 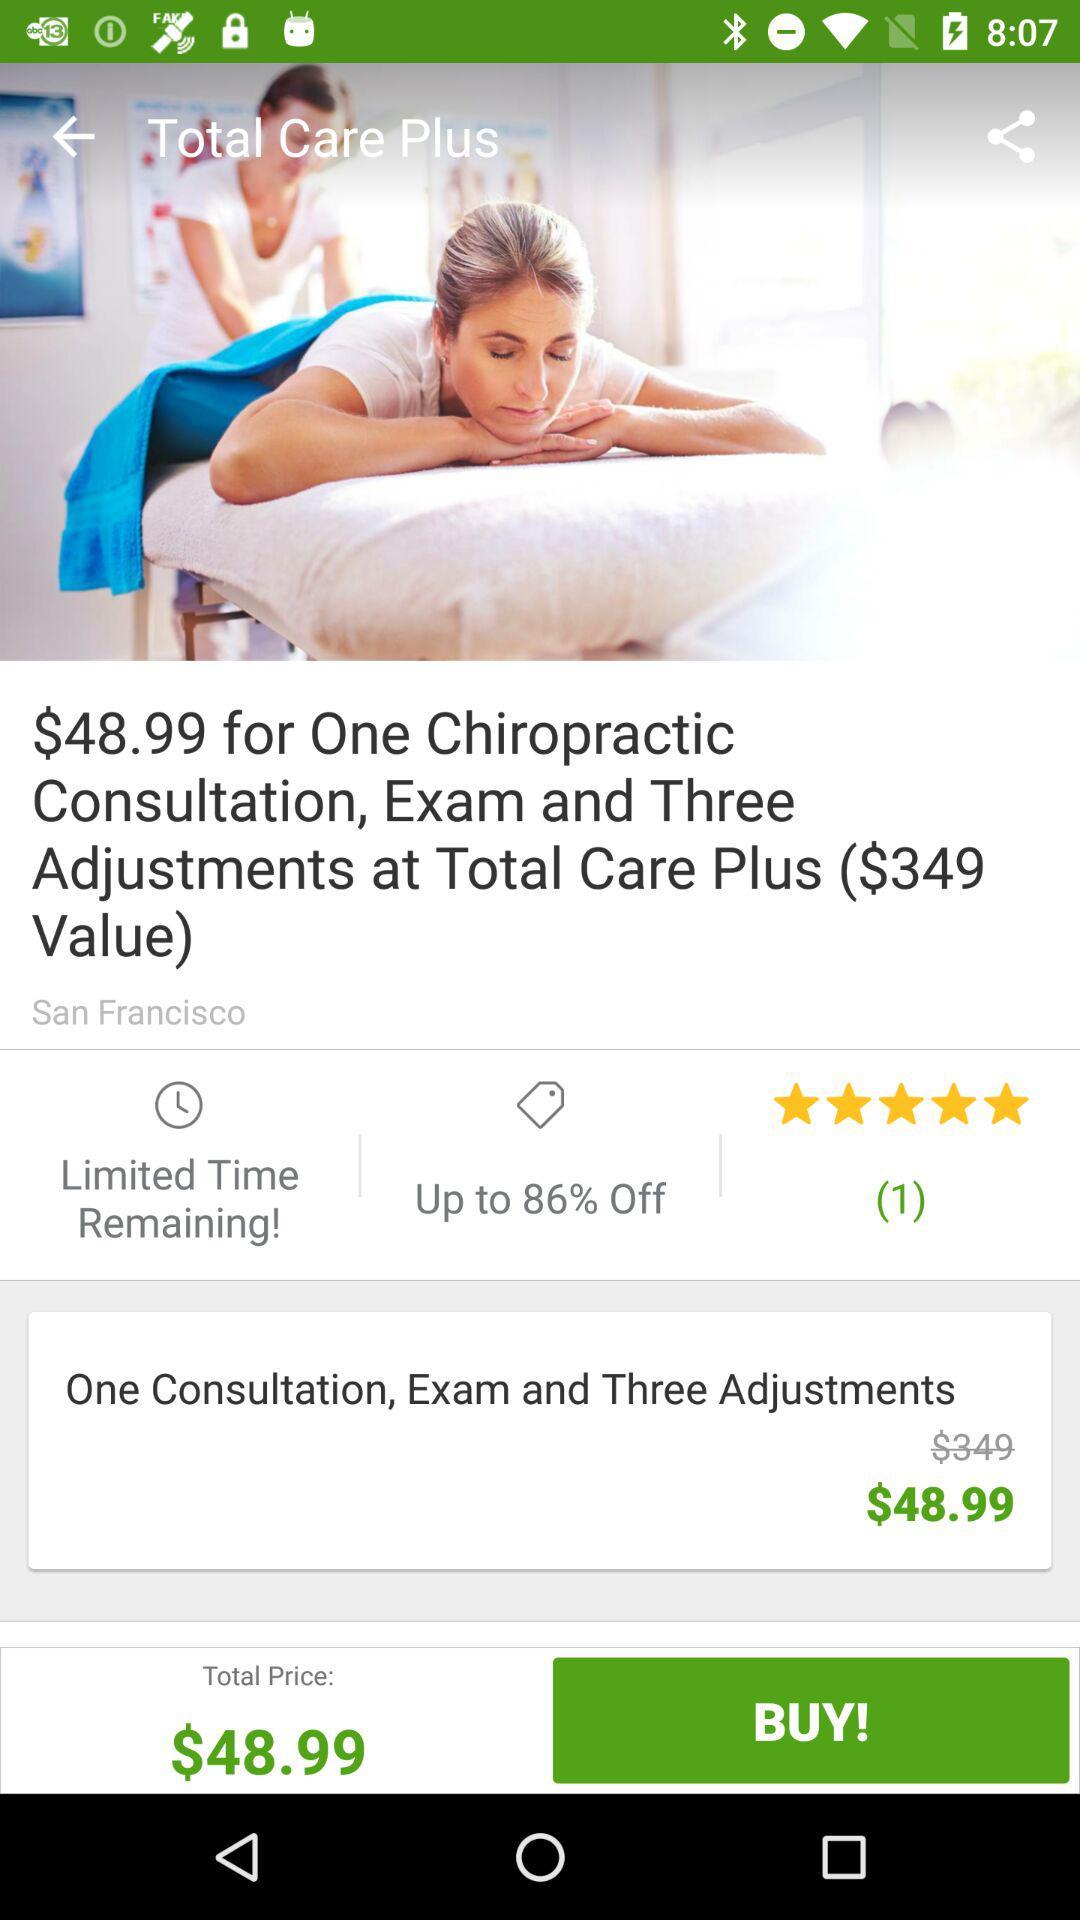 What do you see at coordinates (72, 135) in the screenshot?
I see `the item at the top left corner` at bounding box center [72, 135].